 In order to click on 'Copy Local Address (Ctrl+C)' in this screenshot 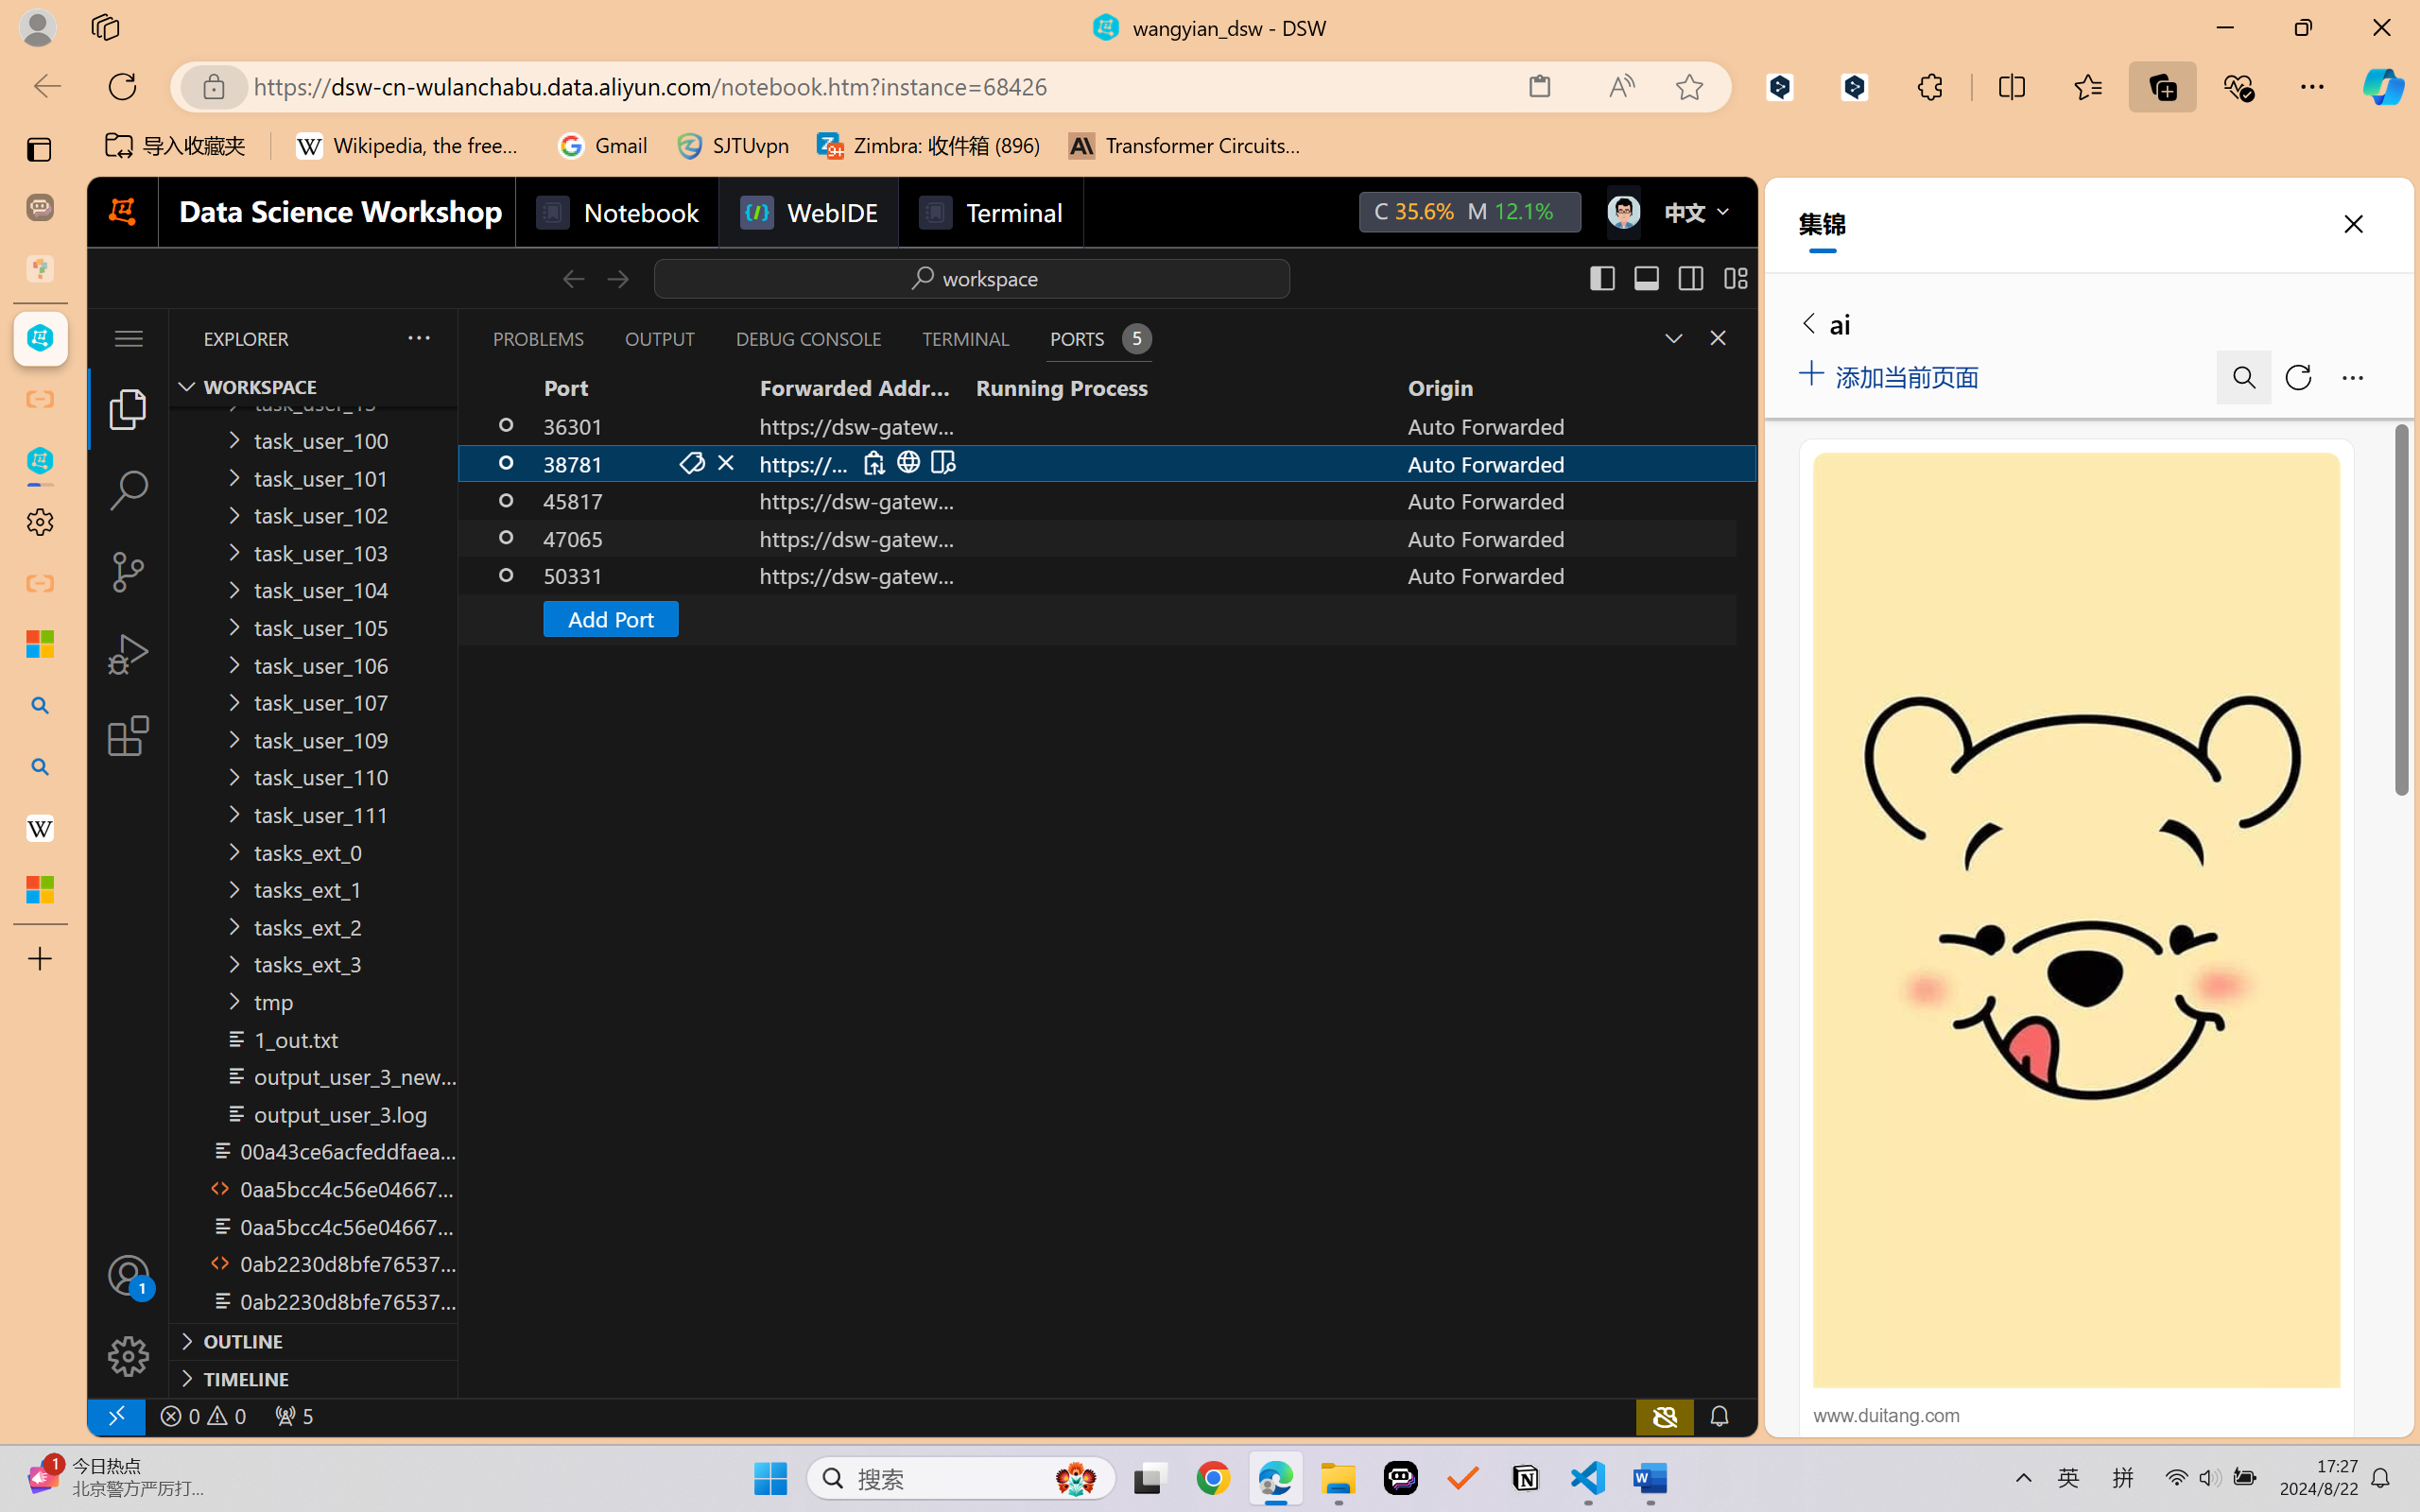, I will do `click(873, 461)`.